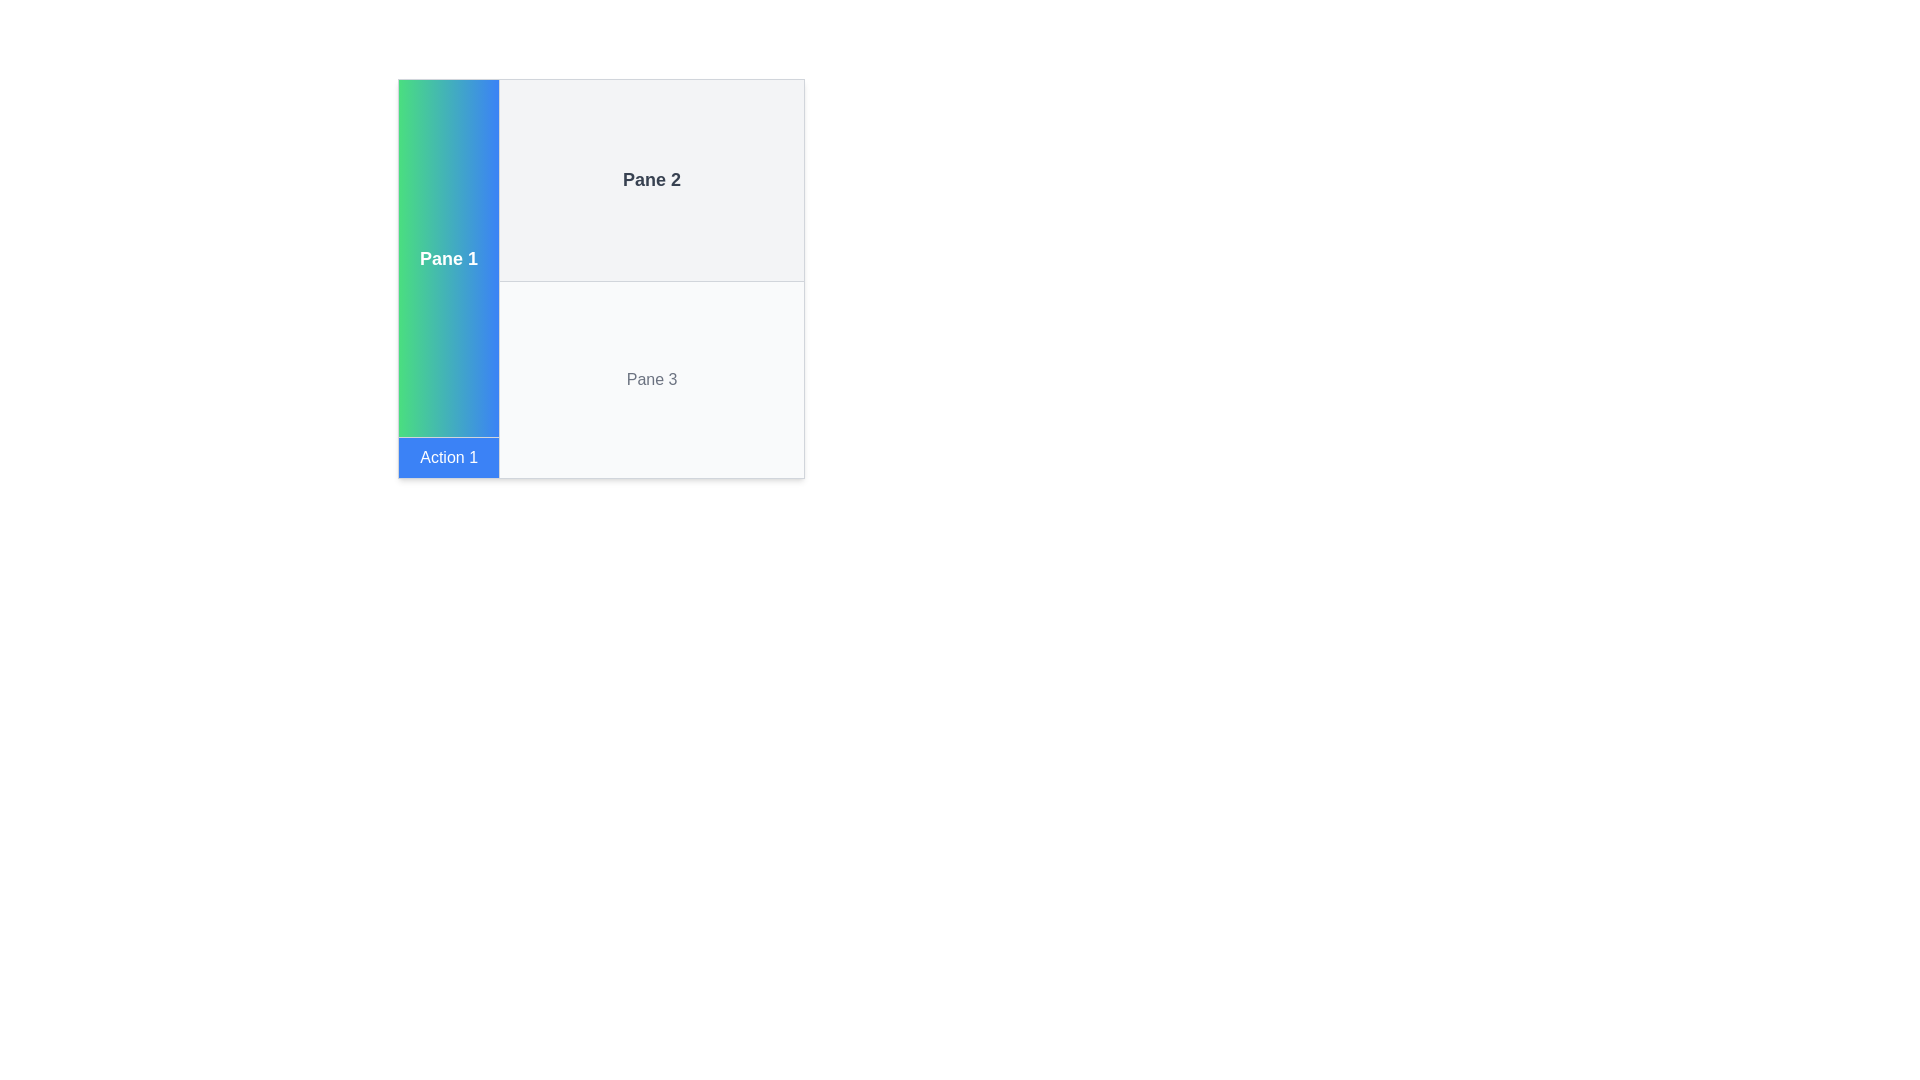 The width and height of the screenshot is (1920, 1080). What do you see at coordinates (448, 257) in the screenshot?
I see `the Text Label that serves as a title for the pane, located near the top-left side of the layout, above the 'Action 1' button` at bounding box center [448, 257].